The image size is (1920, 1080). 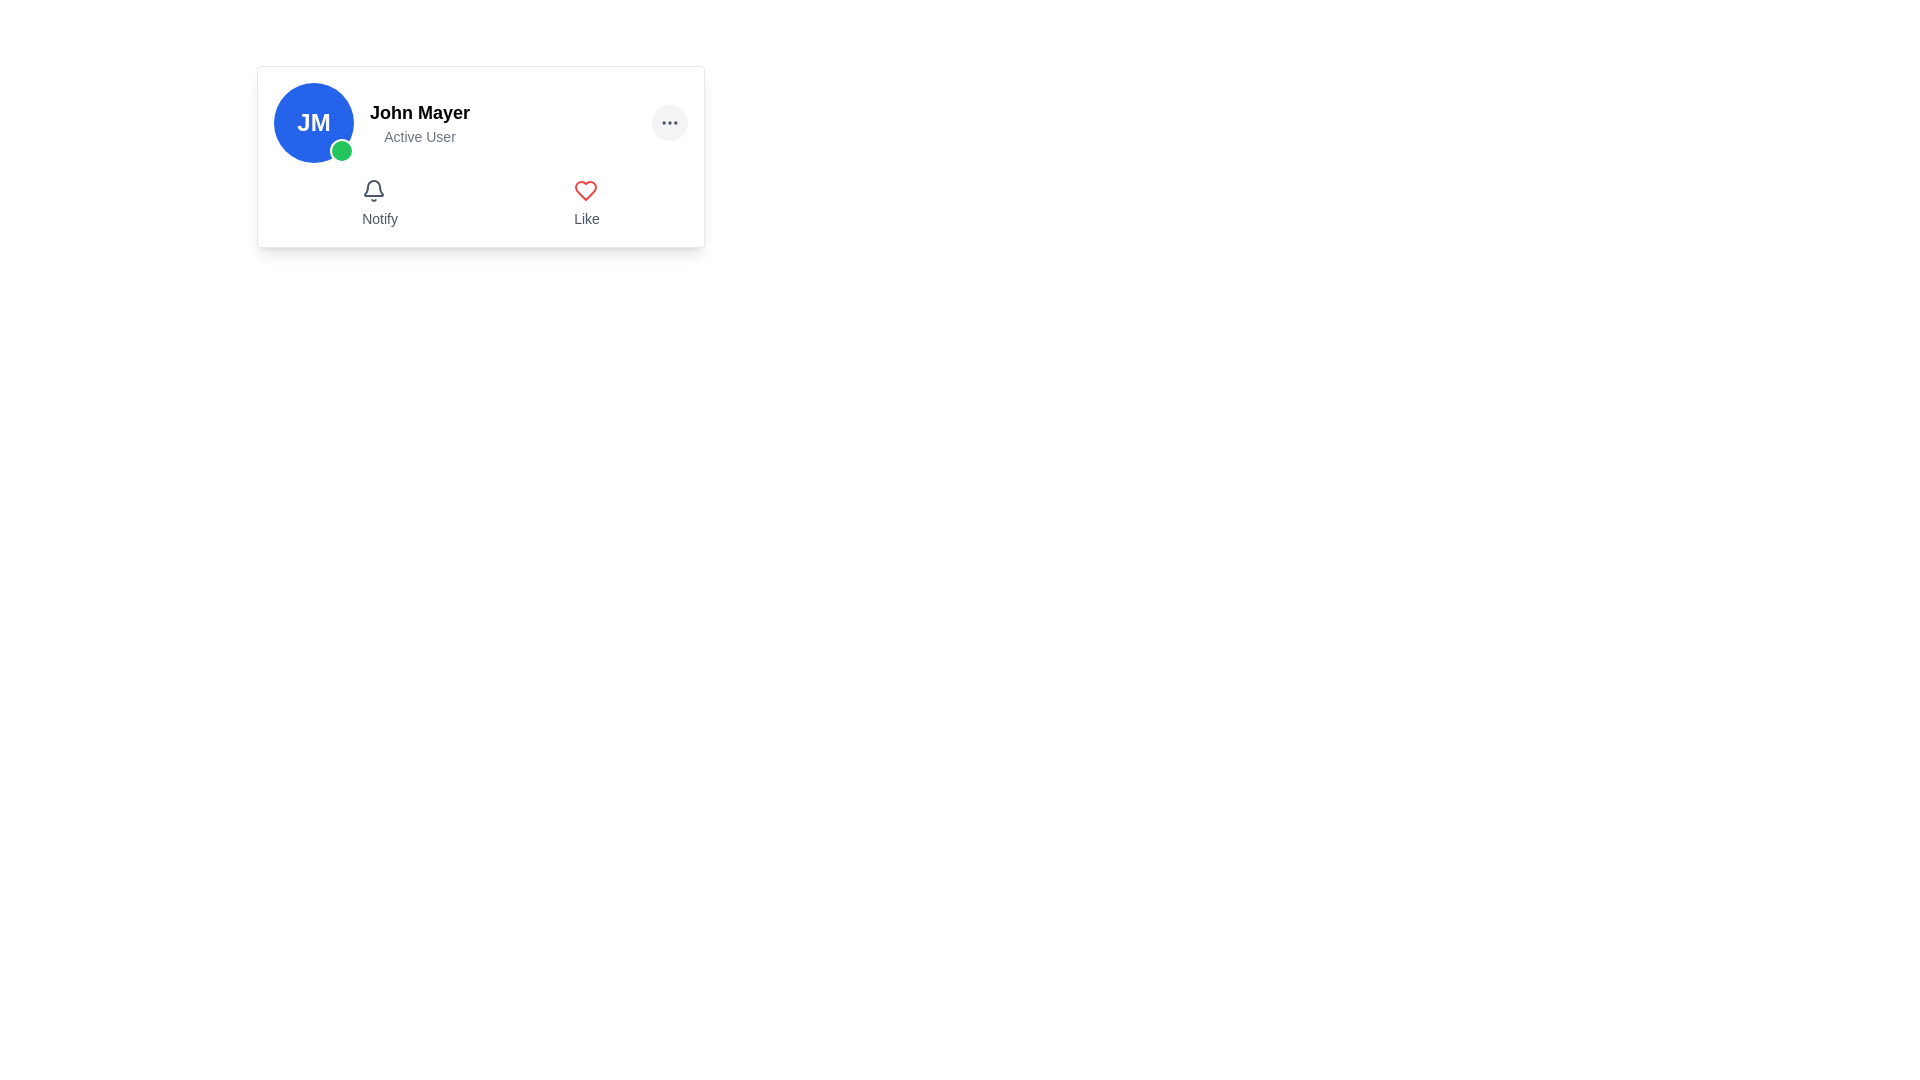 What do you see at coordinates (379, 219) in the screenshot?
I see `the text label containing the word 'Notify', which is styled in gray and located below a bell icon` at bounding box center [379, 219].